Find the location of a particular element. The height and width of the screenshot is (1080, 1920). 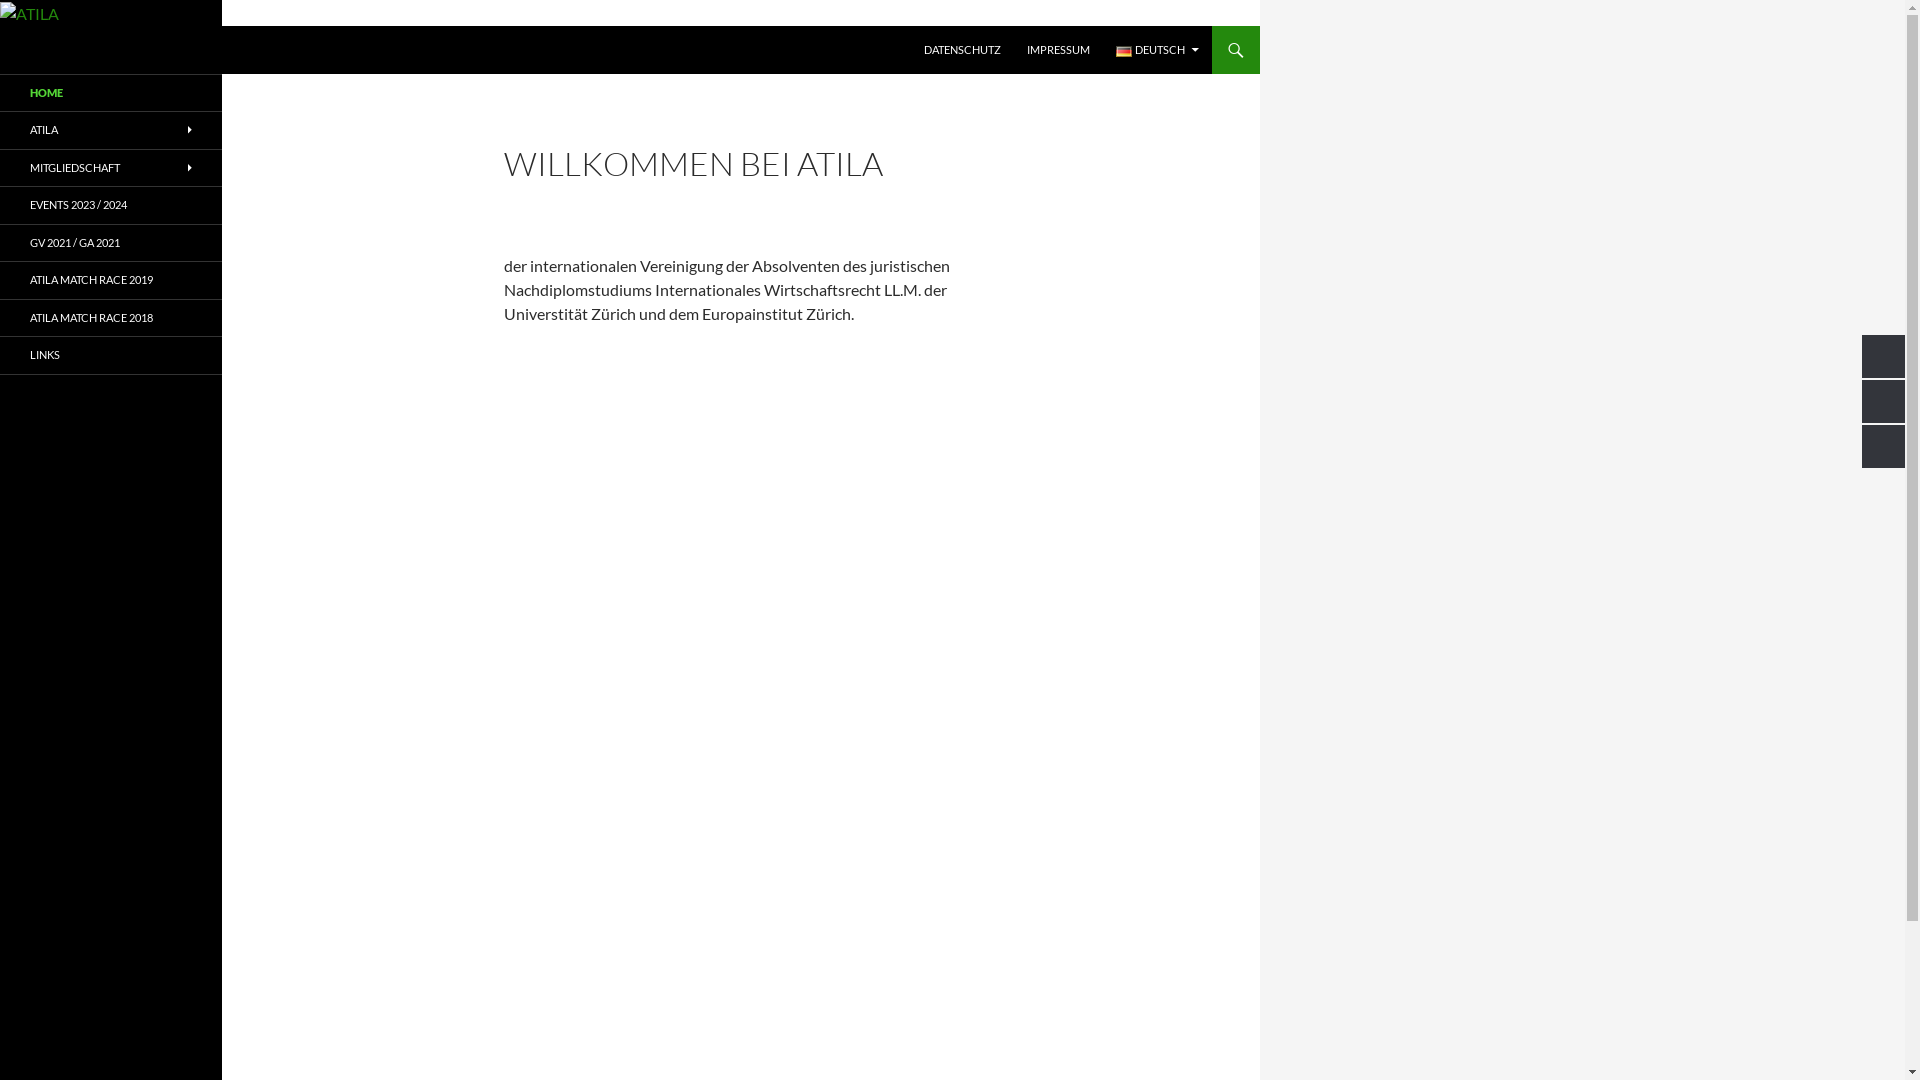

'DATENSCHUTZ' is located at coordinates (962, 49).